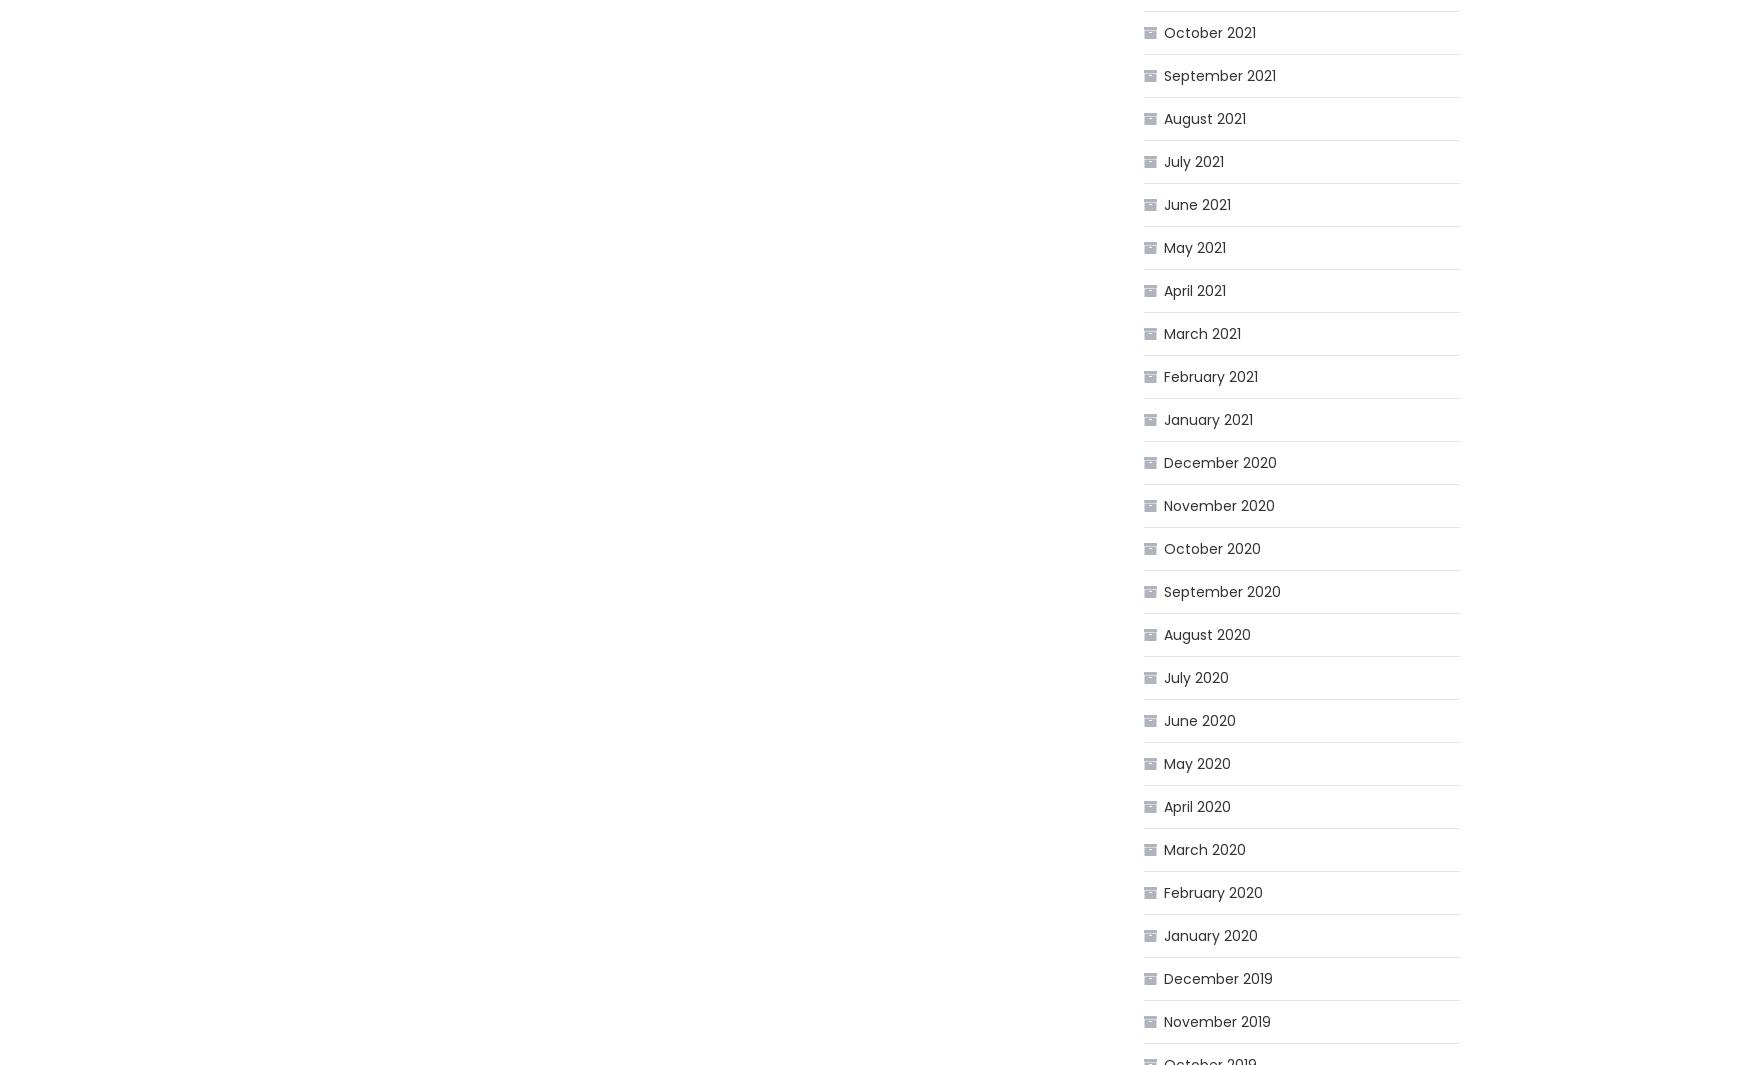  I want to click on 'June 2021', so click(1197, 204).